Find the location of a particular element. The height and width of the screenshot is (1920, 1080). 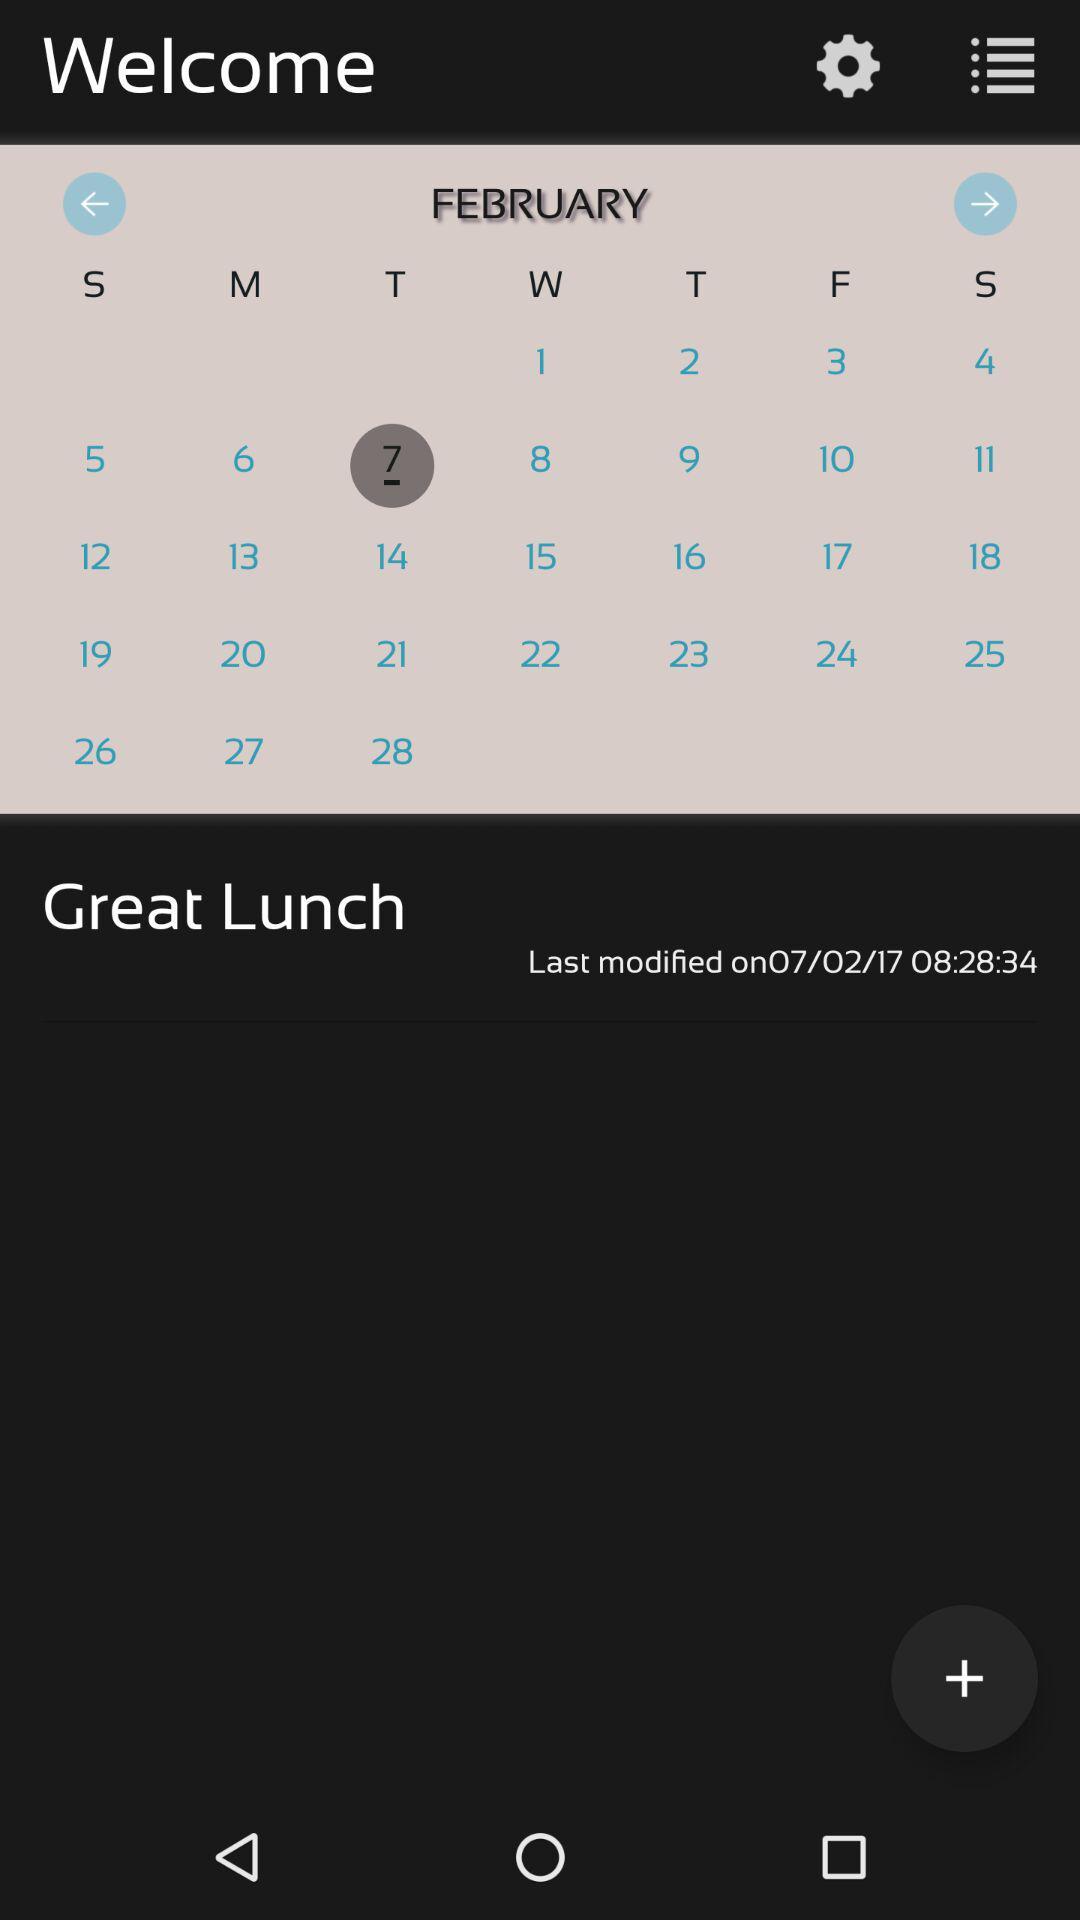

the settings icon is located at coordinates (848, 65).